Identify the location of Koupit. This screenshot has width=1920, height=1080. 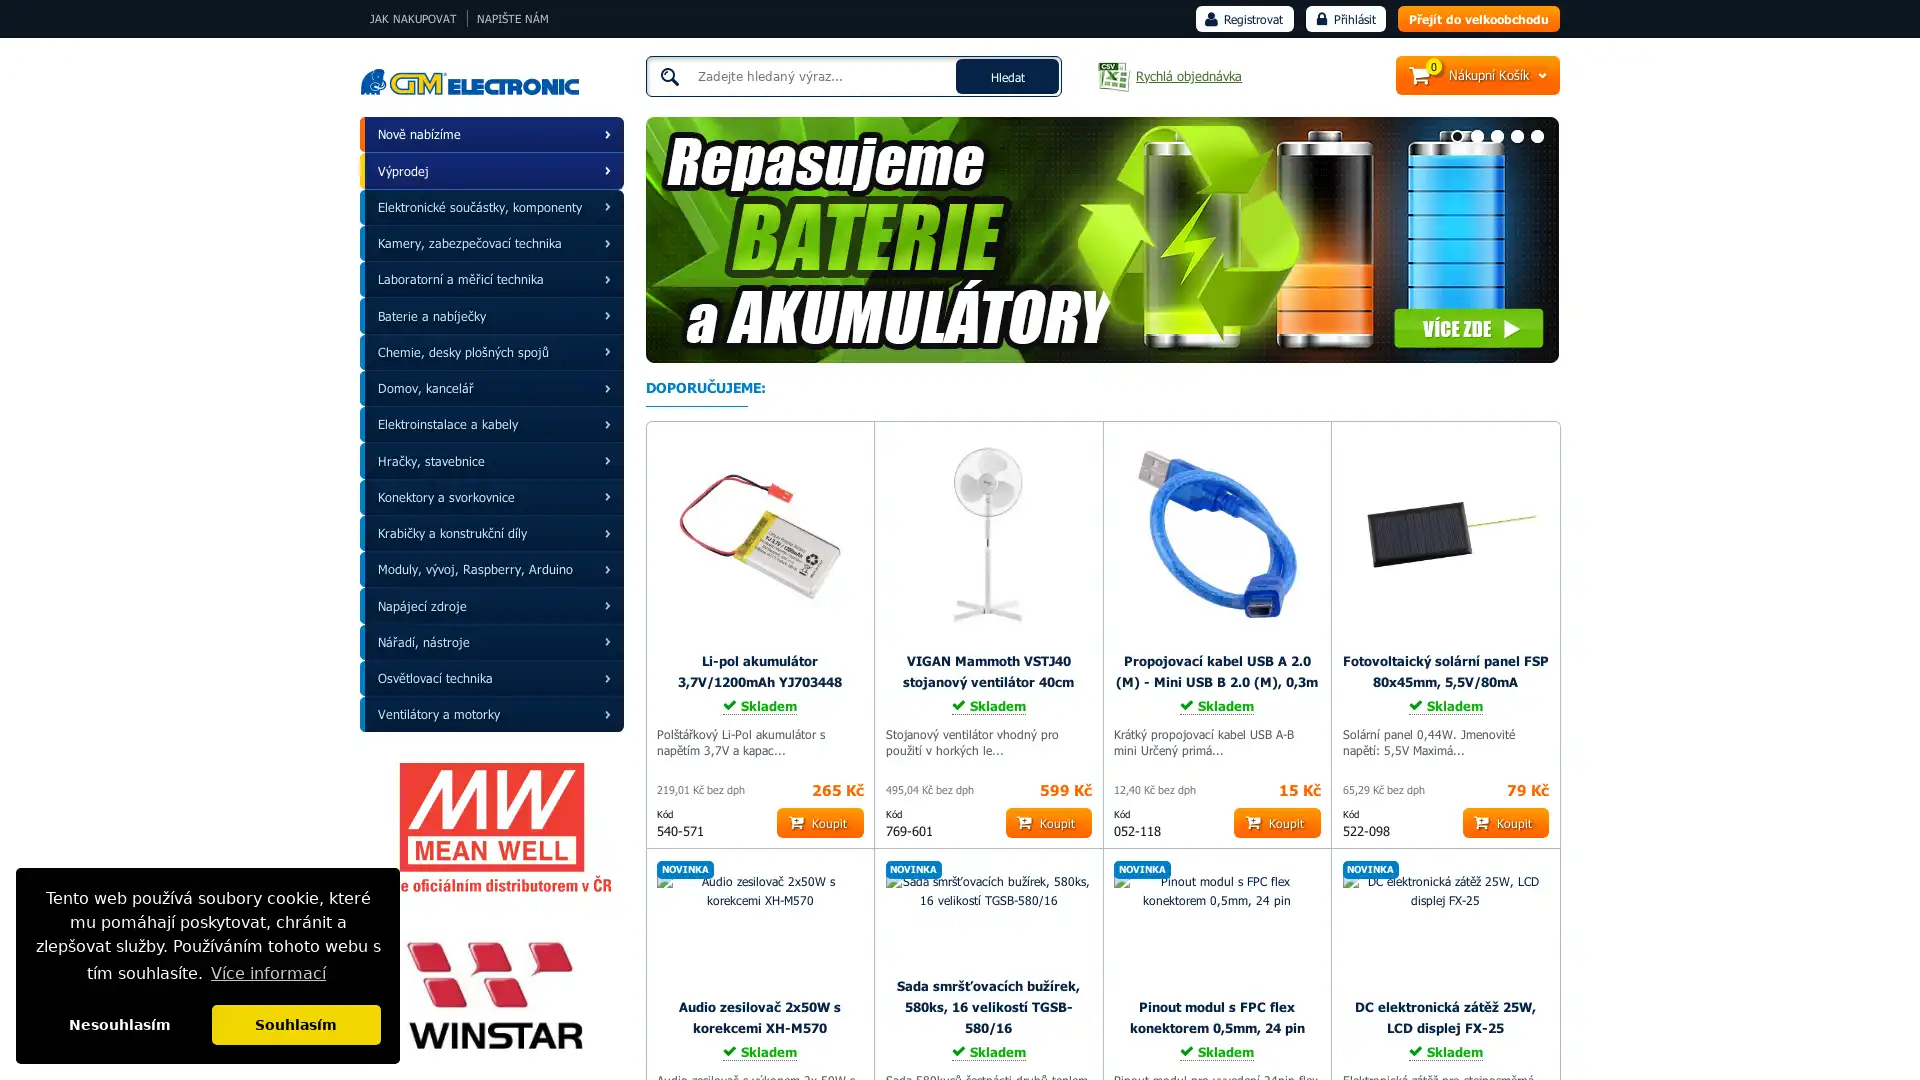
(1505, 822).